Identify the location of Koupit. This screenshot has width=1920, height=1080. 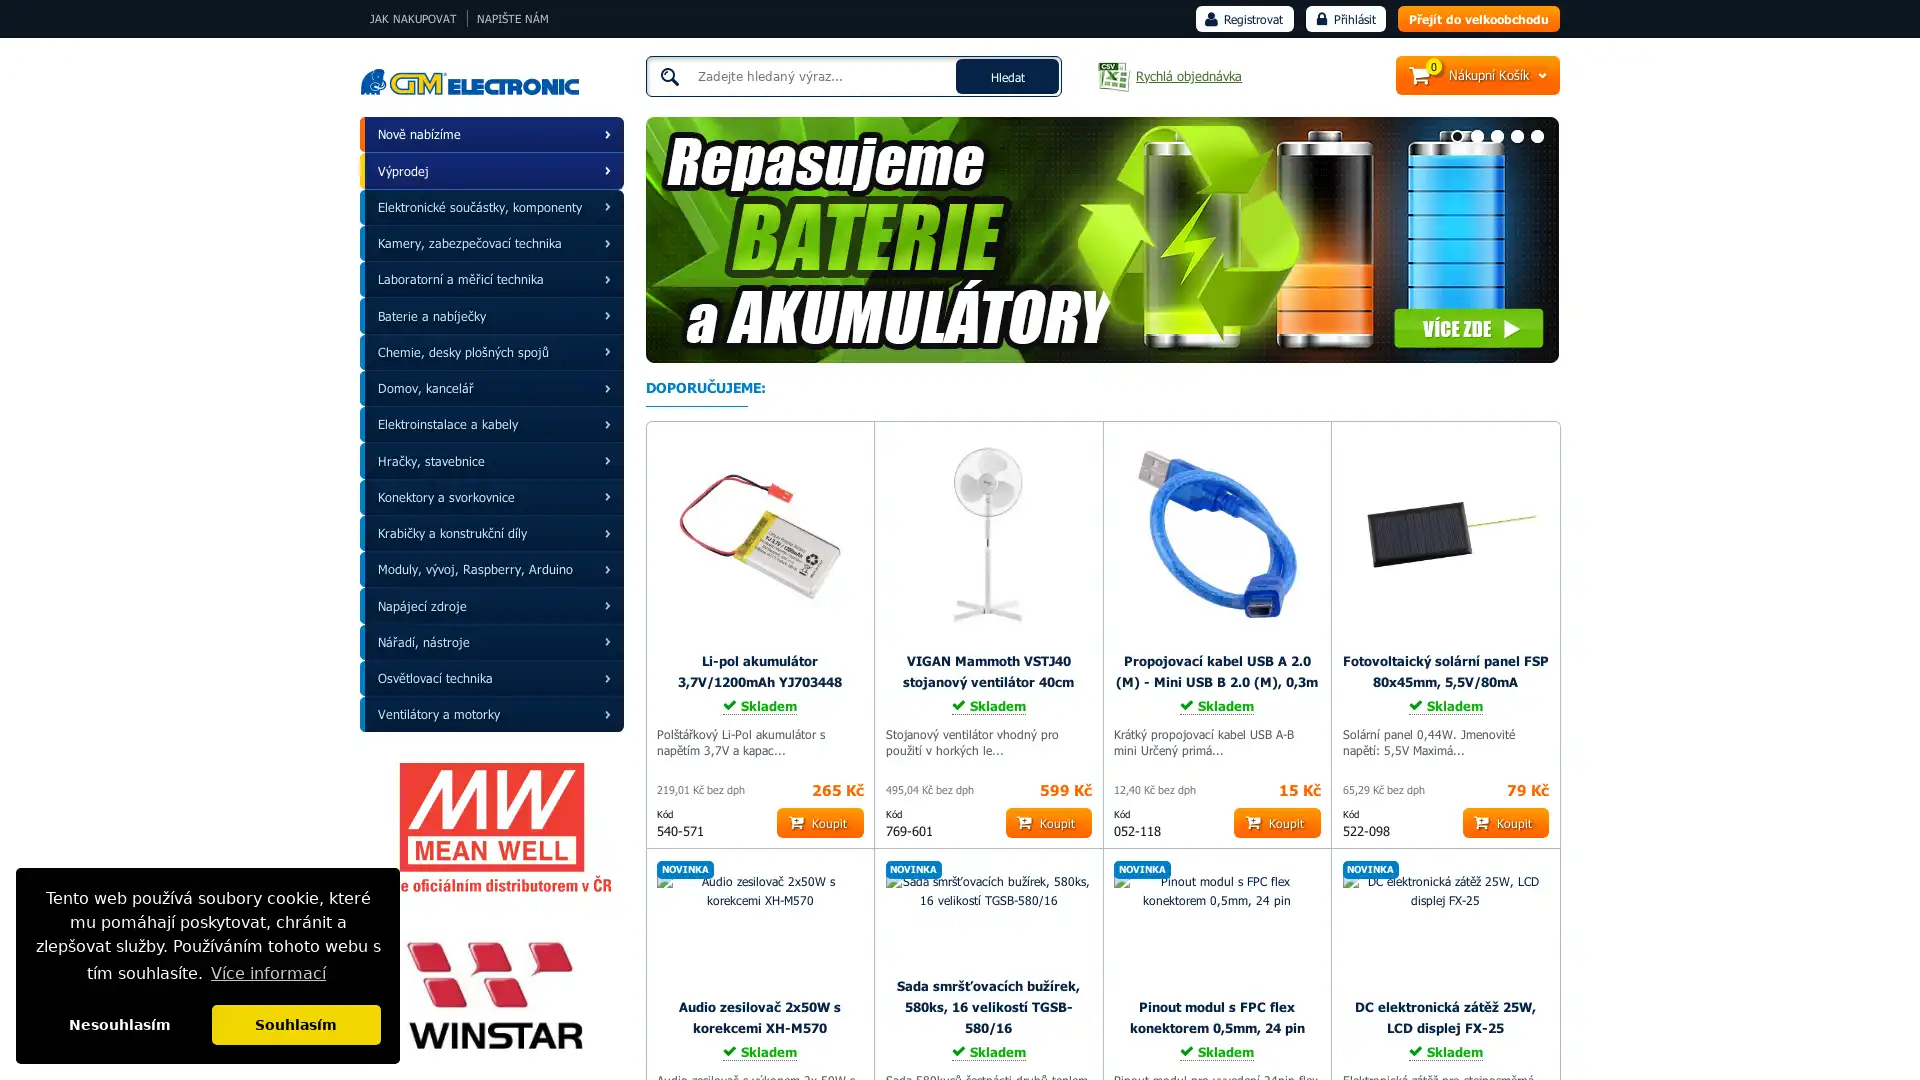
(1505, 822).